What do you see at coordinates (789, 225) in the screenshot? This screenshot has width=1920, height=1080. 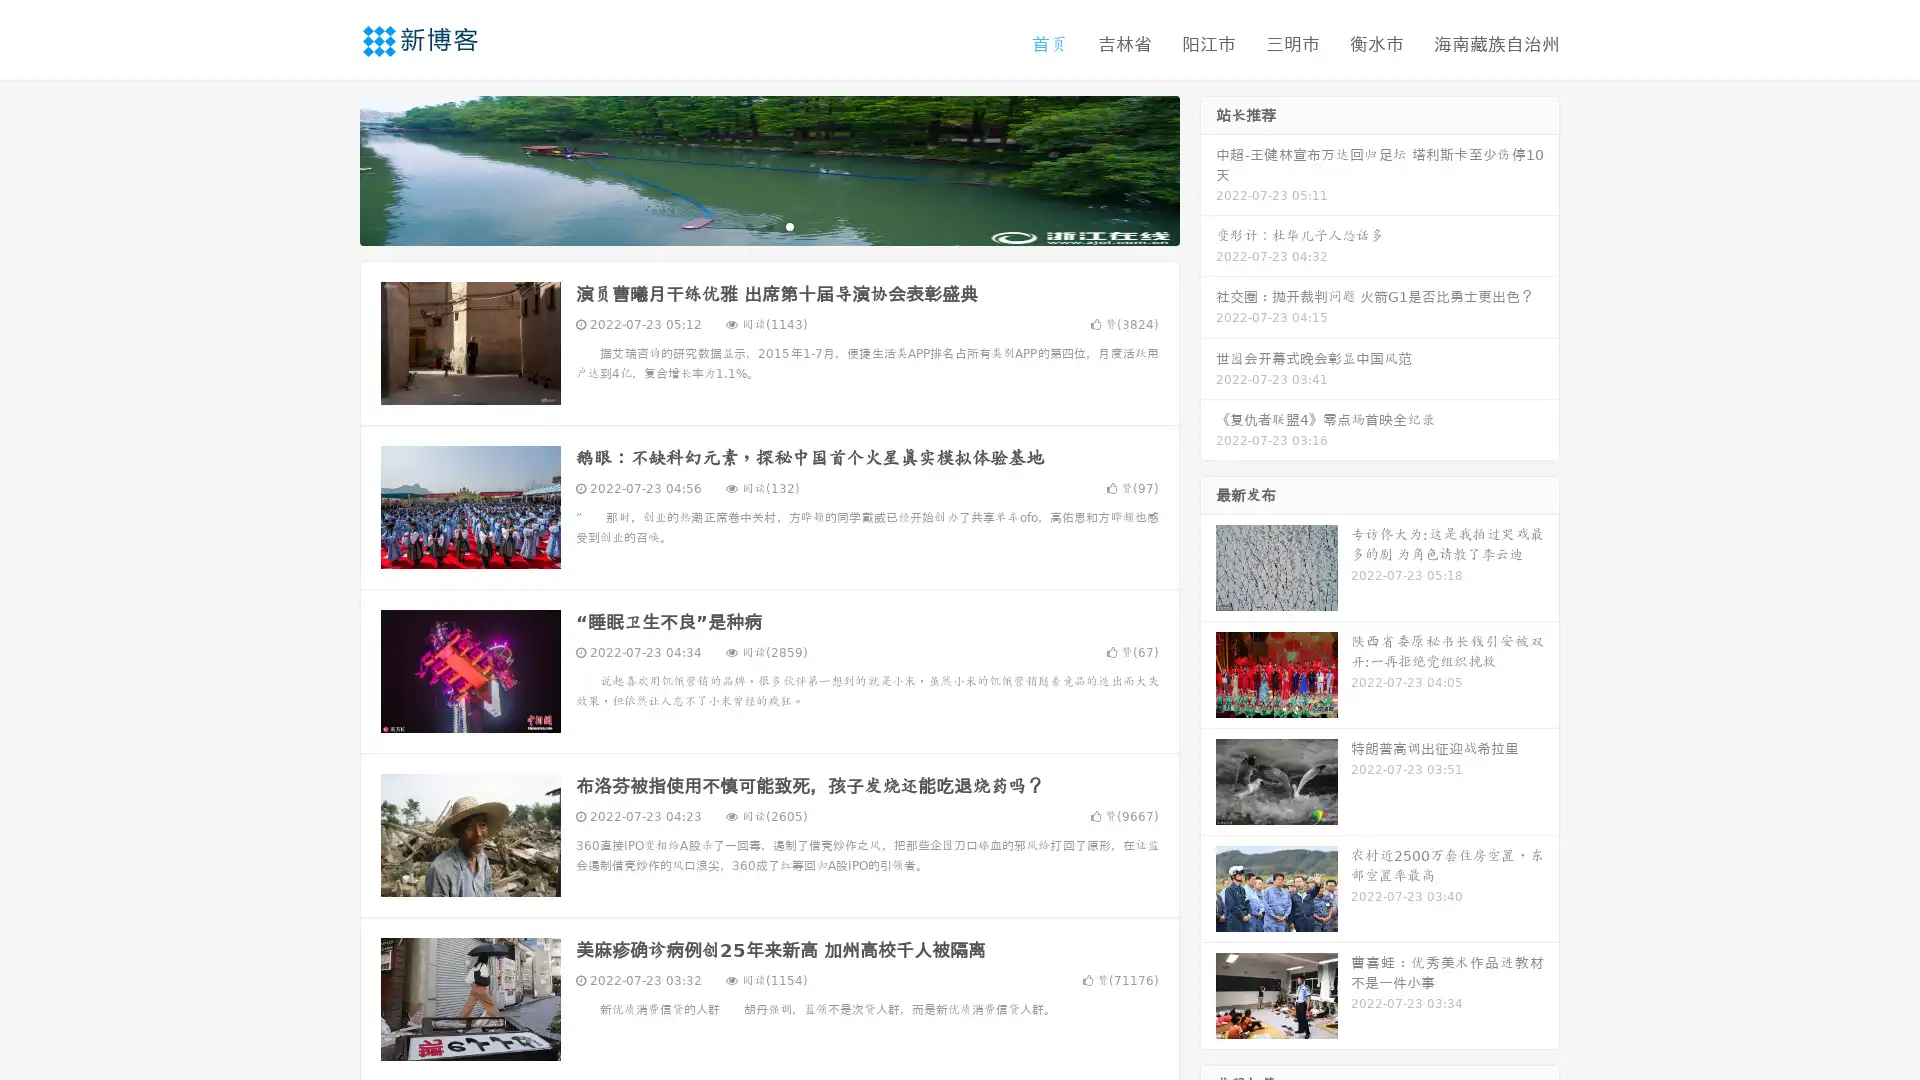 I see `Go to slide 3` at bounding box center [789, 225].